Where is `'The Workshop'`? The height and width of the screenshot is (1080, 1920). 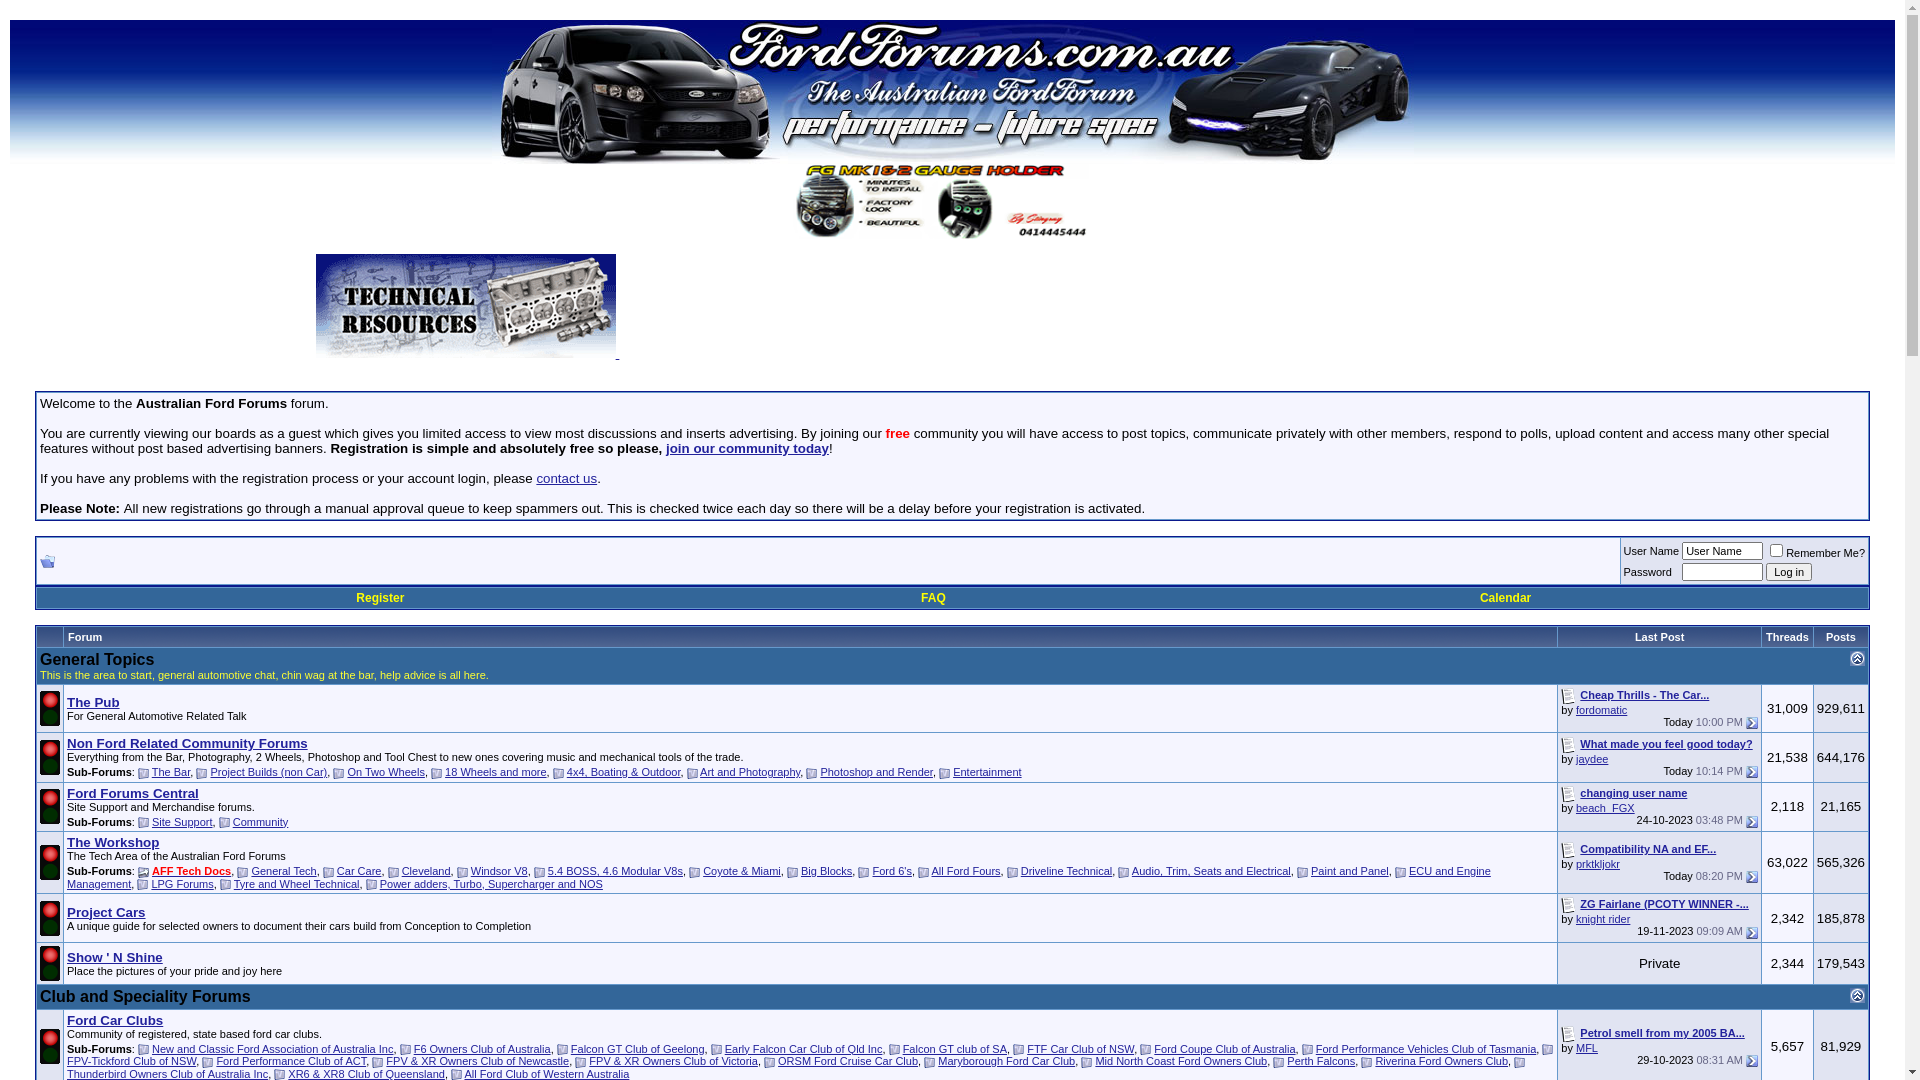 'The Workshop' is located at coordinates (112, 842).